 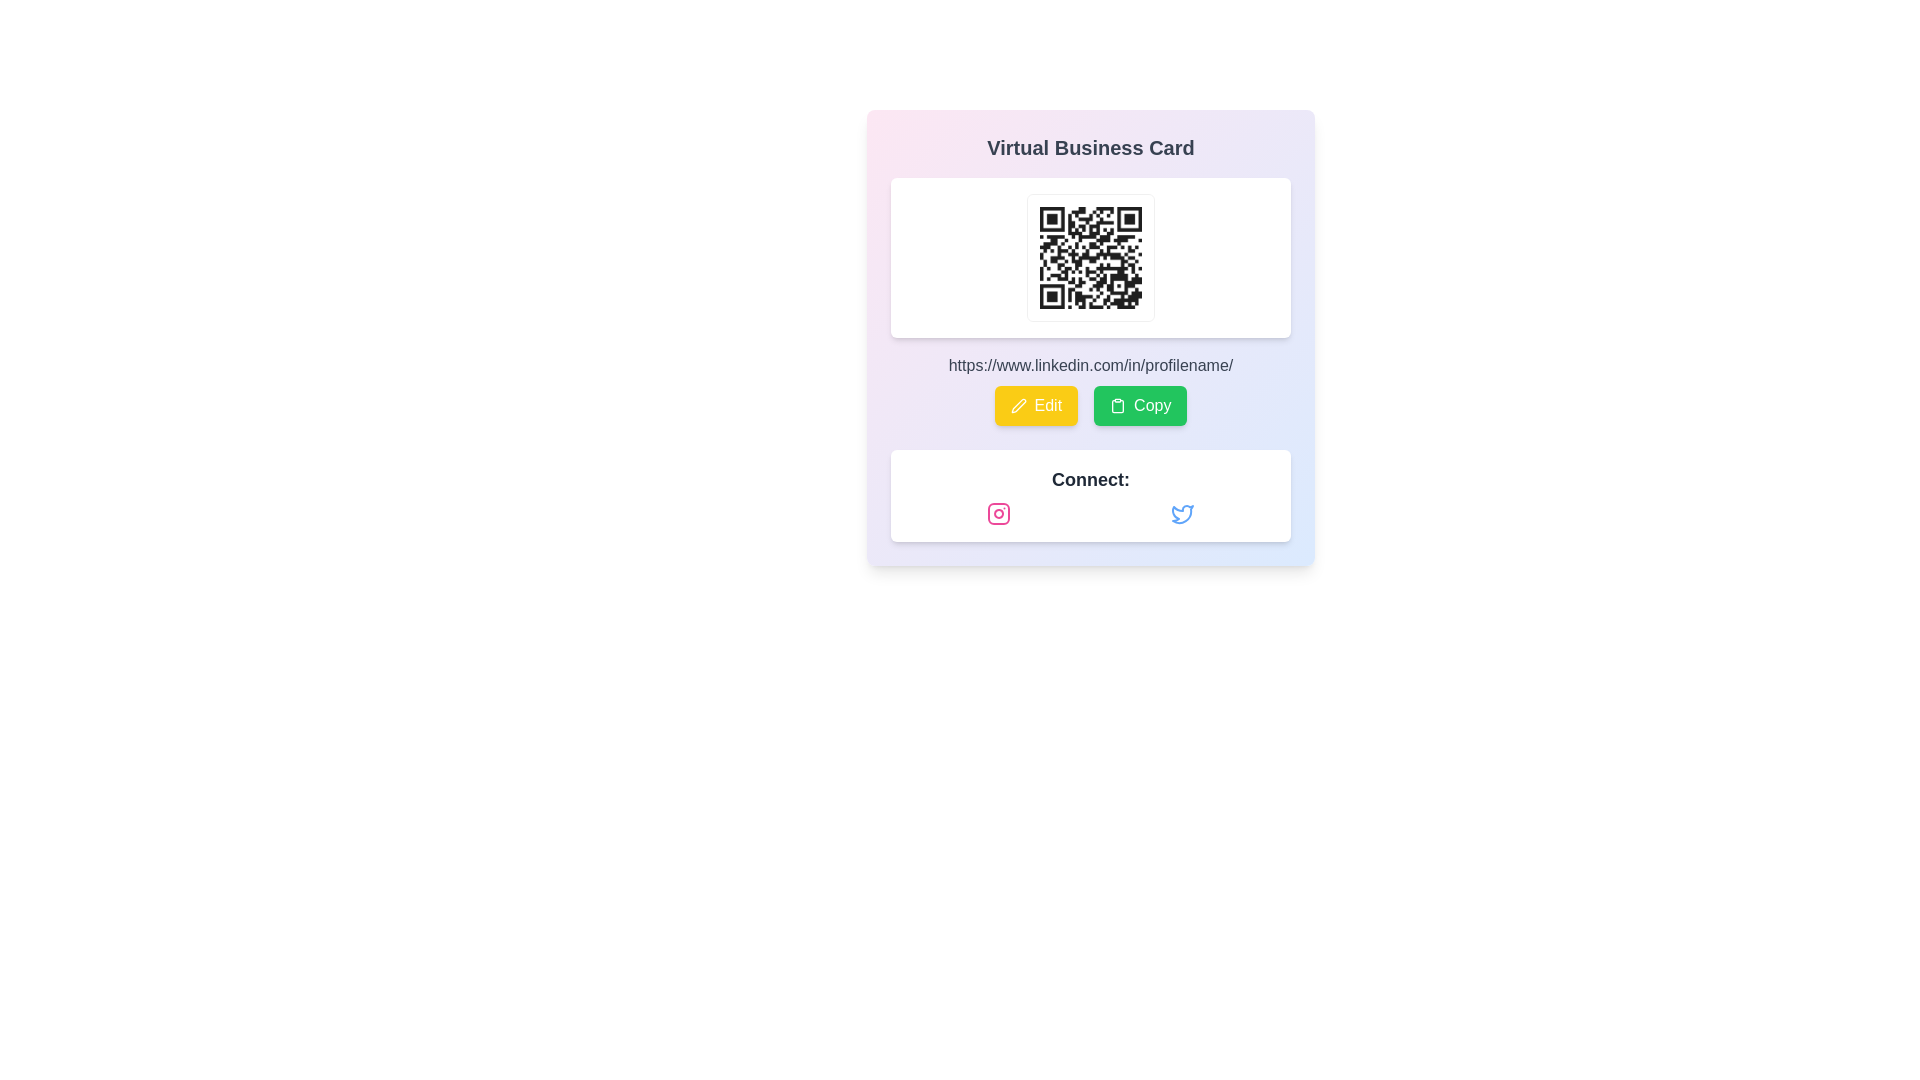 I want to click on the 'Edit' button containing the small yellow pen icon located below the QR code to initiate the edit action, so click(x=1018, y=405).